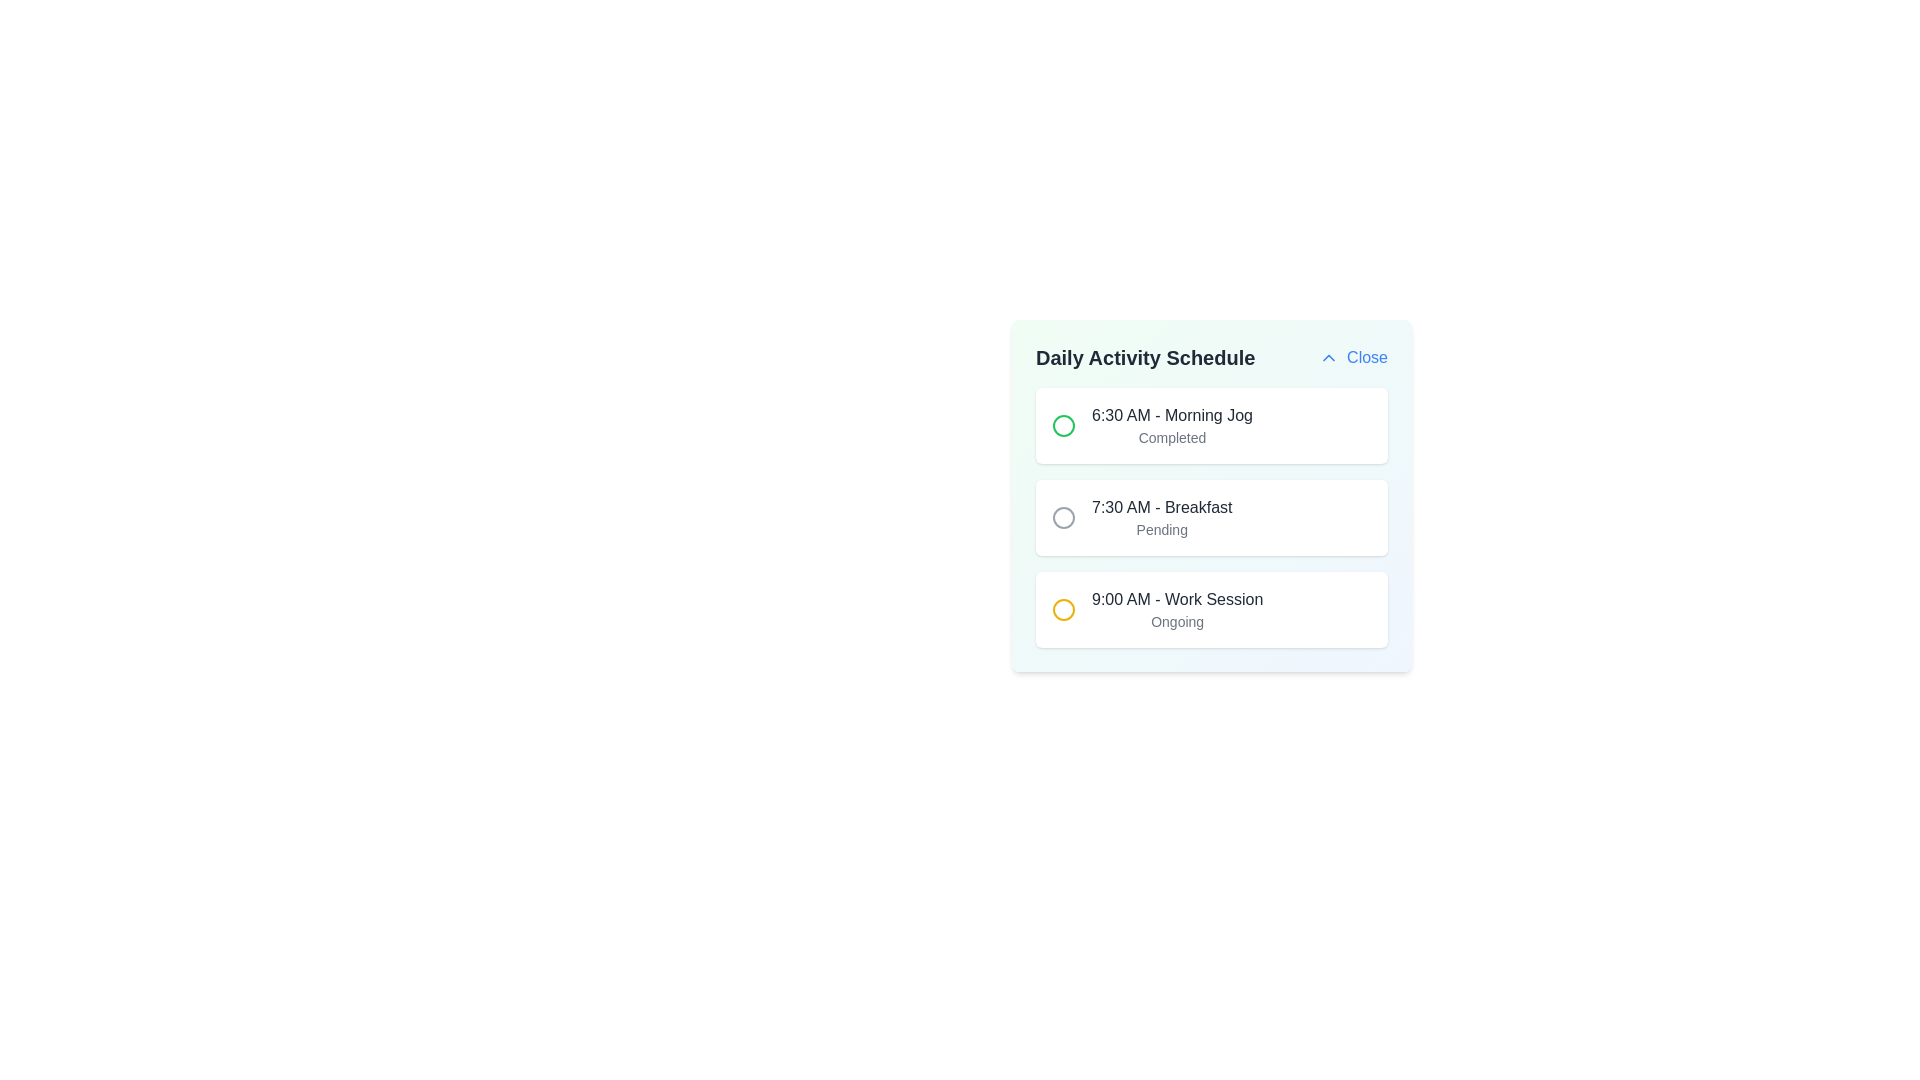  What do you see at coordinates (1063, 608) in the screenshot?
I see `the circular icon with a yellow border located to the left of the text '9:00 AM - Work Session' in the third item of the daily activities list` at bounding box center [1063, 608].